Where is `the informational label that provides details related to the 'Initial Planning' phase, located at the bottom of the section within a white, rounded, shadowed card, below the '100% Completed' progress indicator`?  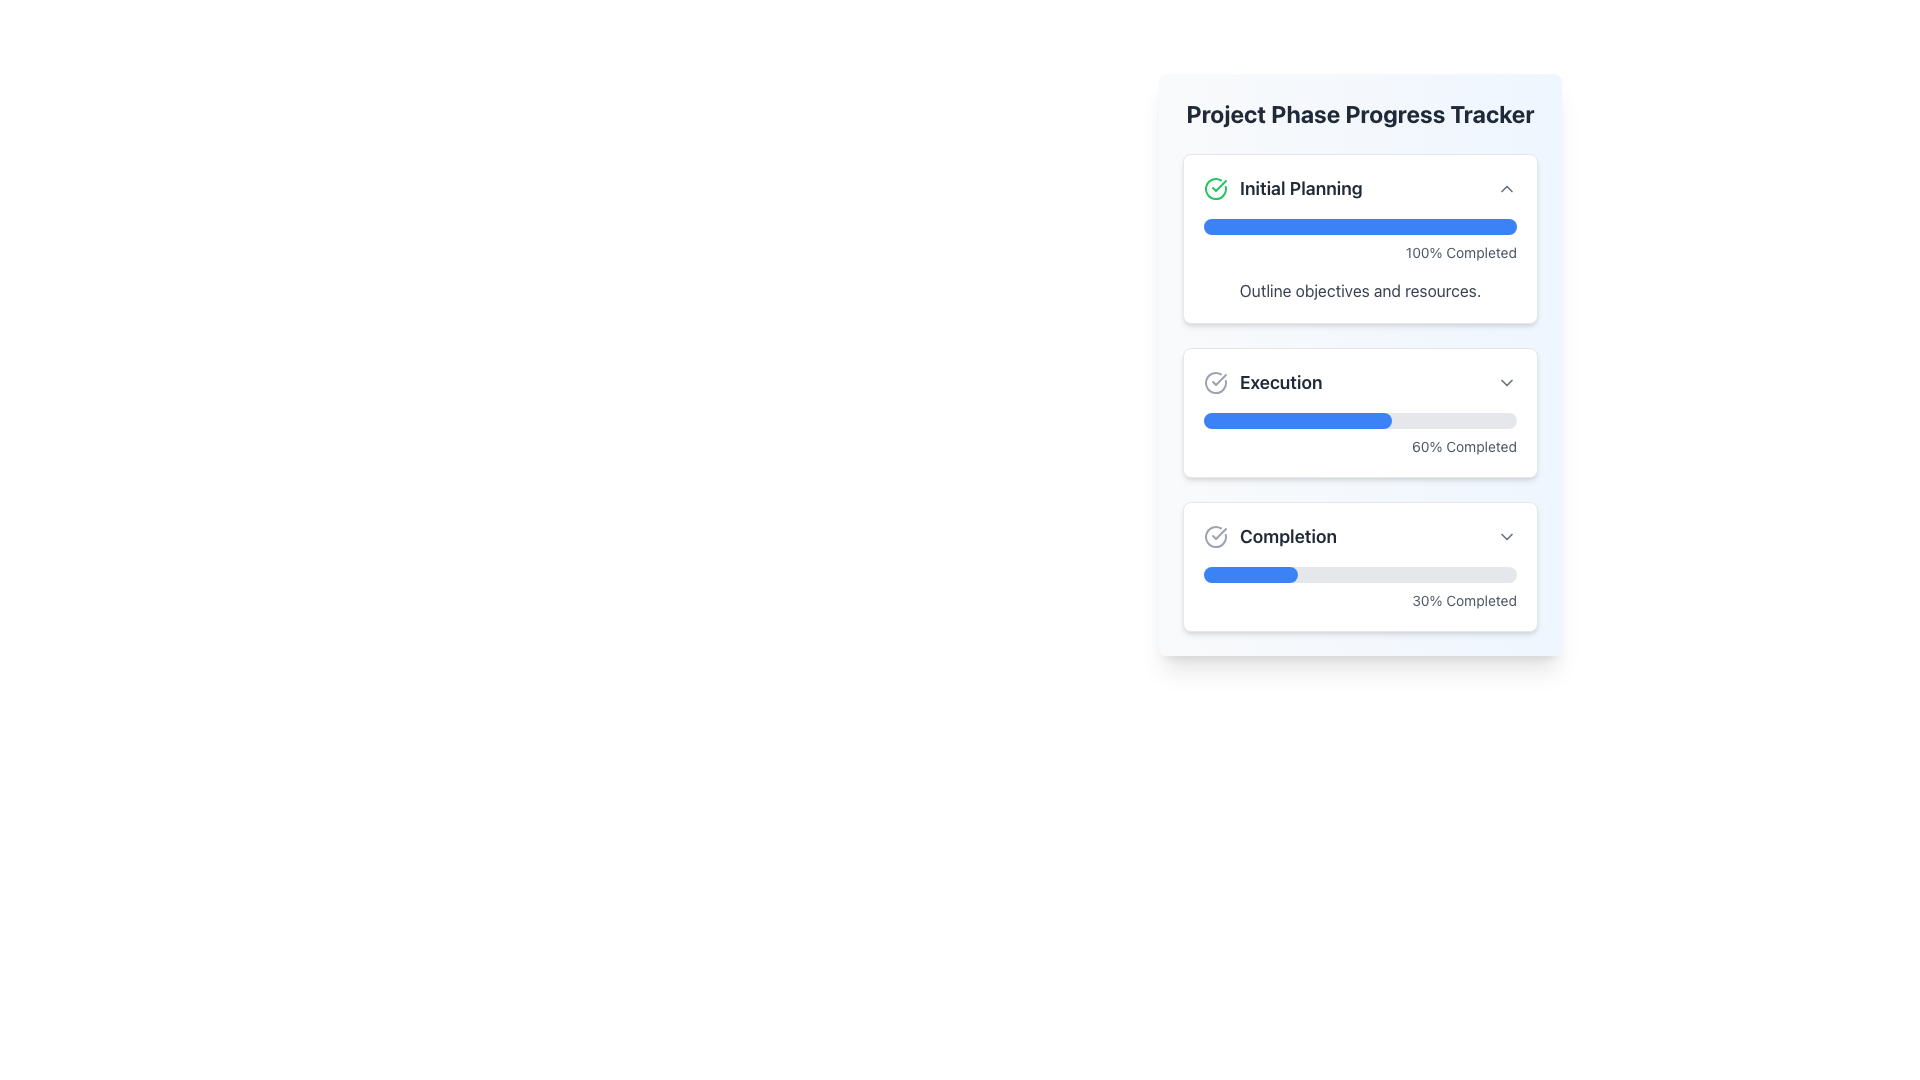 the informational label that provides details related to the 'Initial Planning' phase, located at the bottom of the section within a white, rounded, shadowed card, below the '100% Completed' progress indicator is located at coordinates (1360, 290).